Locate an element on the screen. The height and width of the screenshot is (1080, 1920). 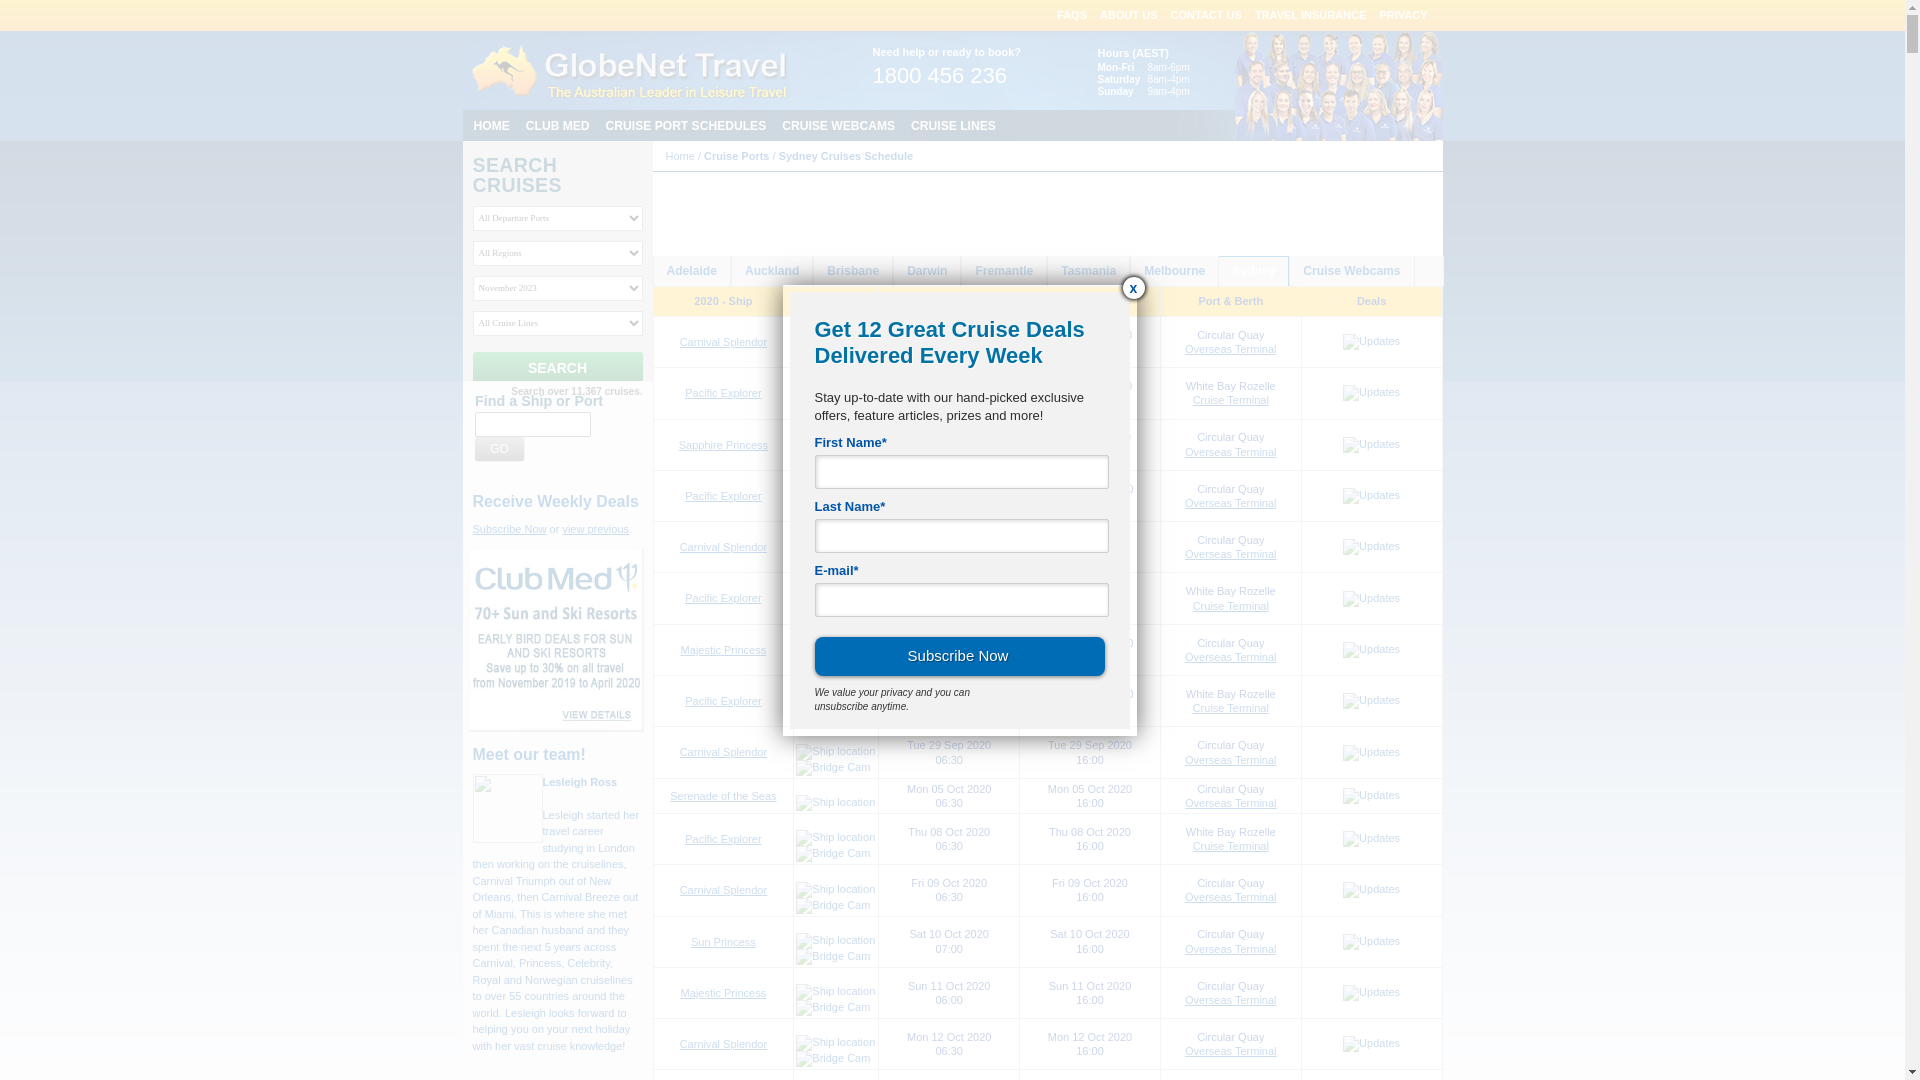
'Cruise Terminal' is located at coordinates (1229, 400).